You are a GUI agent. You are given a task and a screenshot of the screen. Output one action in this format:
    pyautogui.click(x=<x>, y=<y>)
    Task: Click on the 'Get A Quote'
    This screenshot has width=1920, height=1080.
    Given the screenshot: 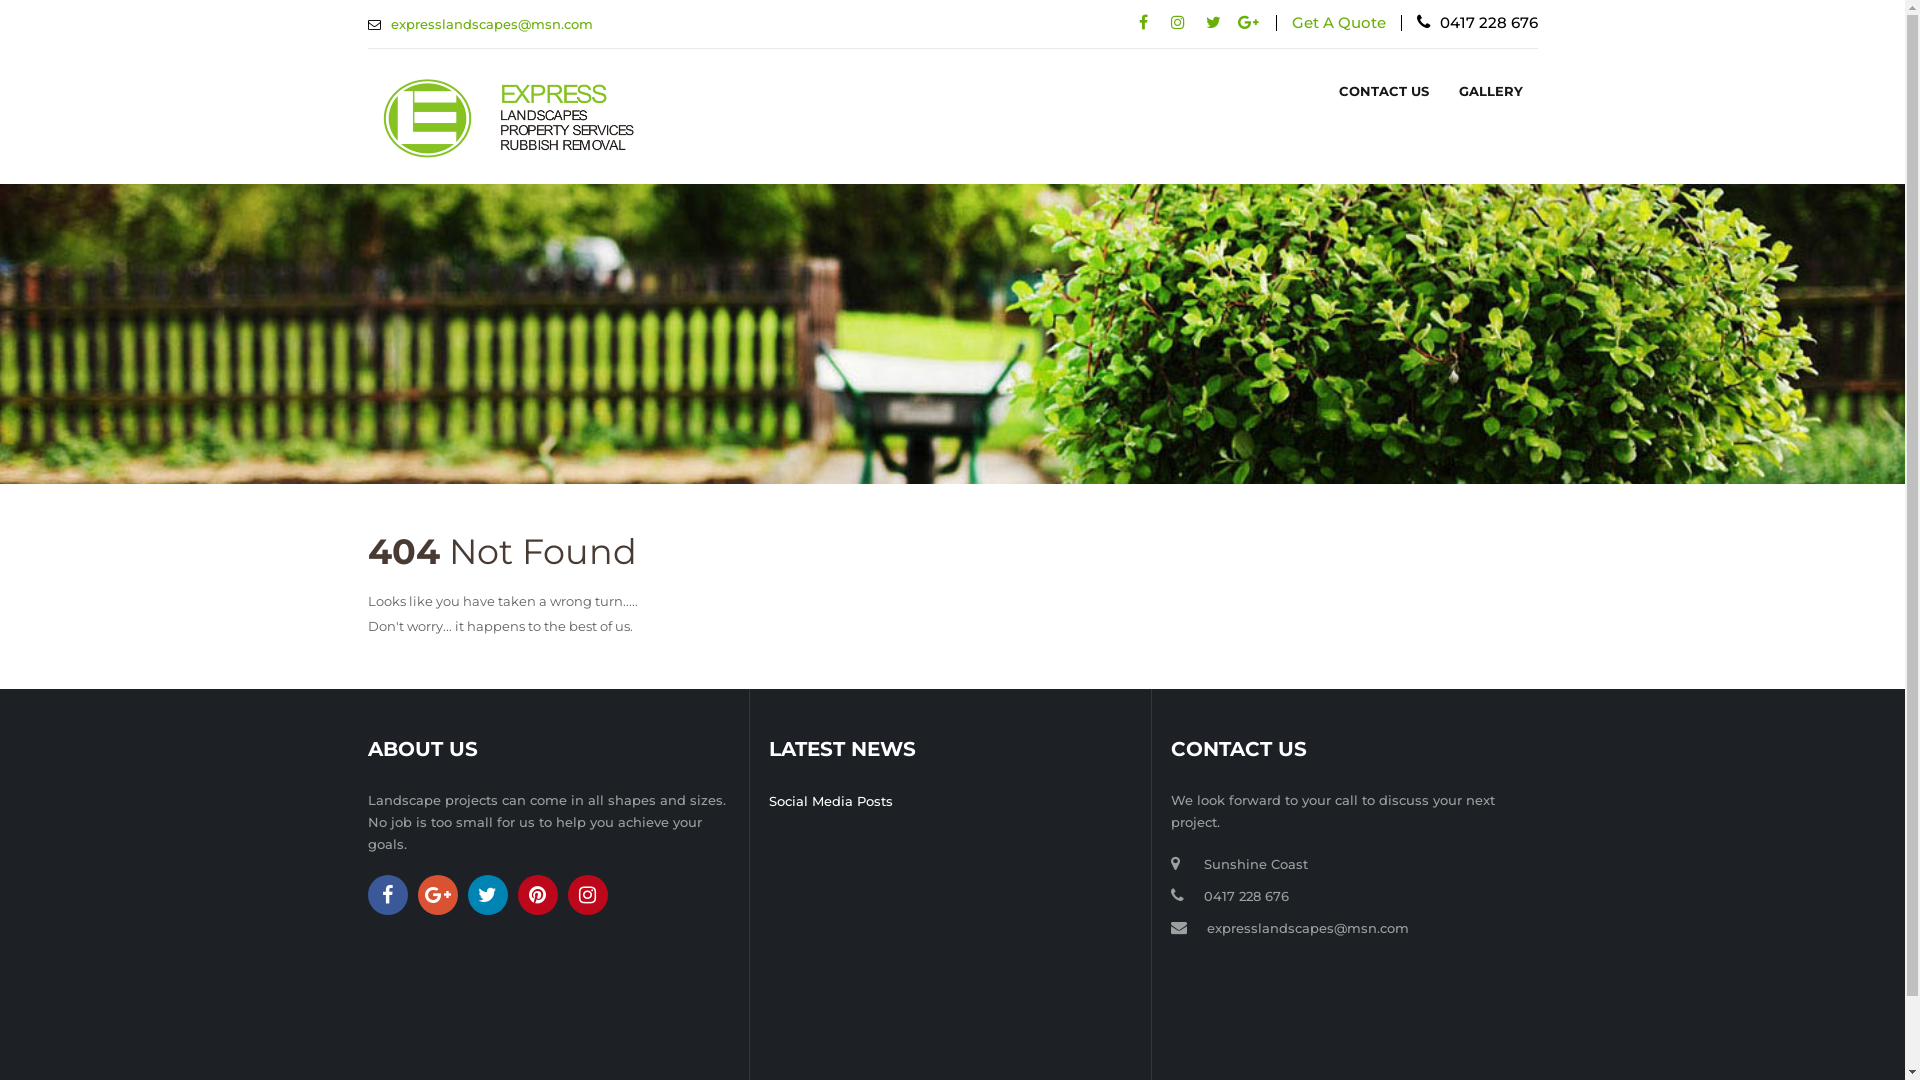 What is the action you would take?
    pyautogui.click(x=1339, y=22)
    